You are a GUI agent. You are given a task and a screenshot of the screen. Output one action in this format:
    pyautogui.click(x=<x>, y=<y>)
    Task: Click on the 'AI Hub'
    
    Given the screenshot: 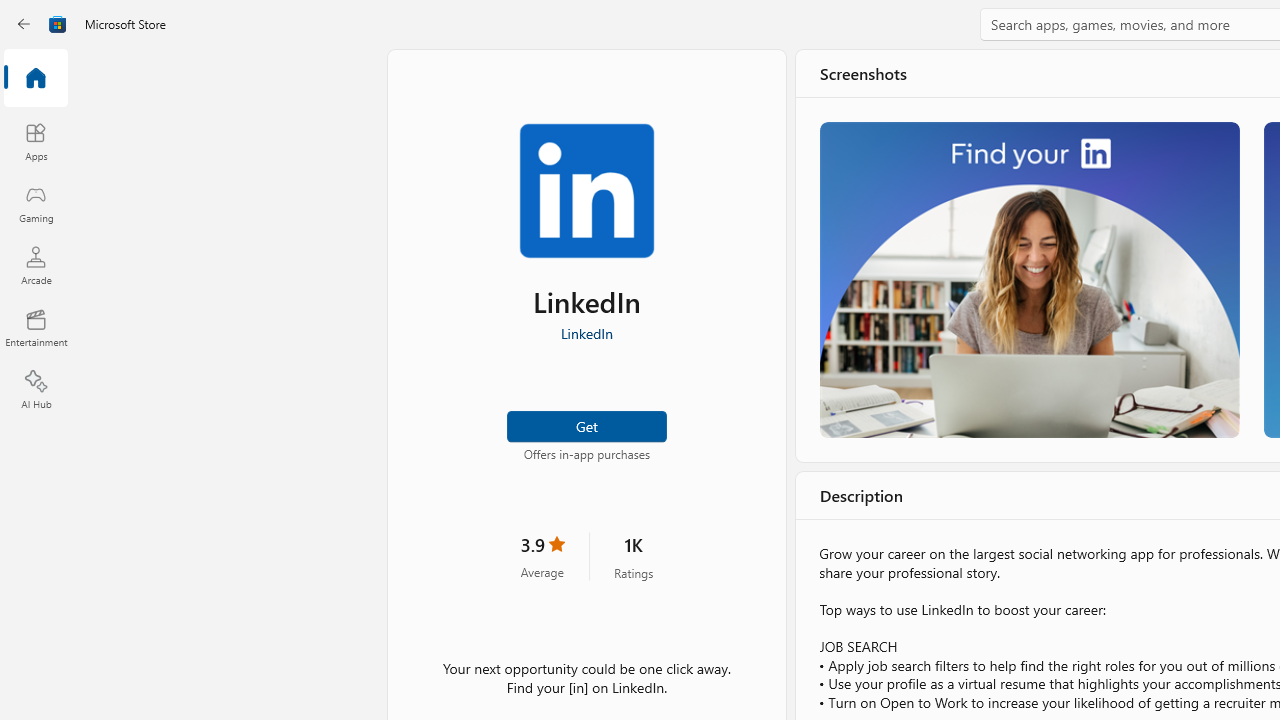 What is the action you would take?
    pyautogui.click(x=35, y=390)
    